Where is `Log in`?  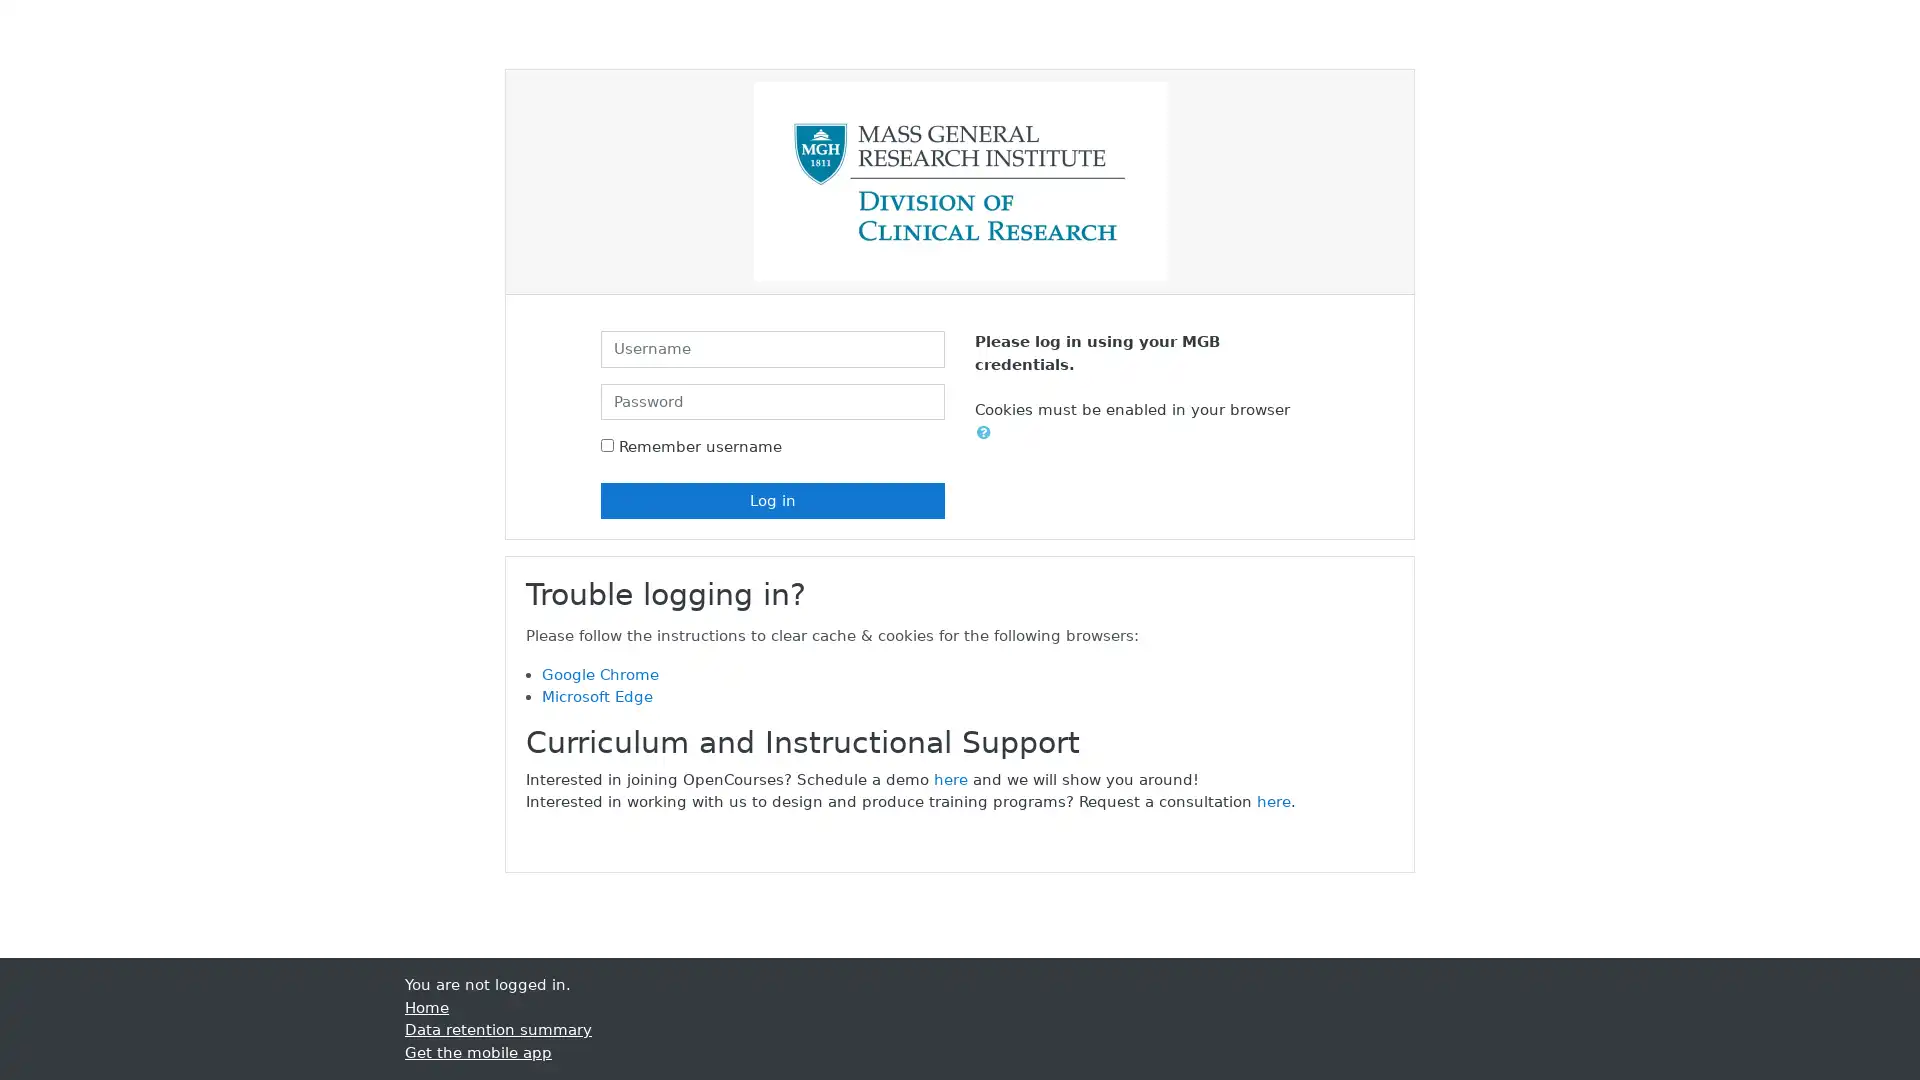 Log in is located at coordinates (771, 499).